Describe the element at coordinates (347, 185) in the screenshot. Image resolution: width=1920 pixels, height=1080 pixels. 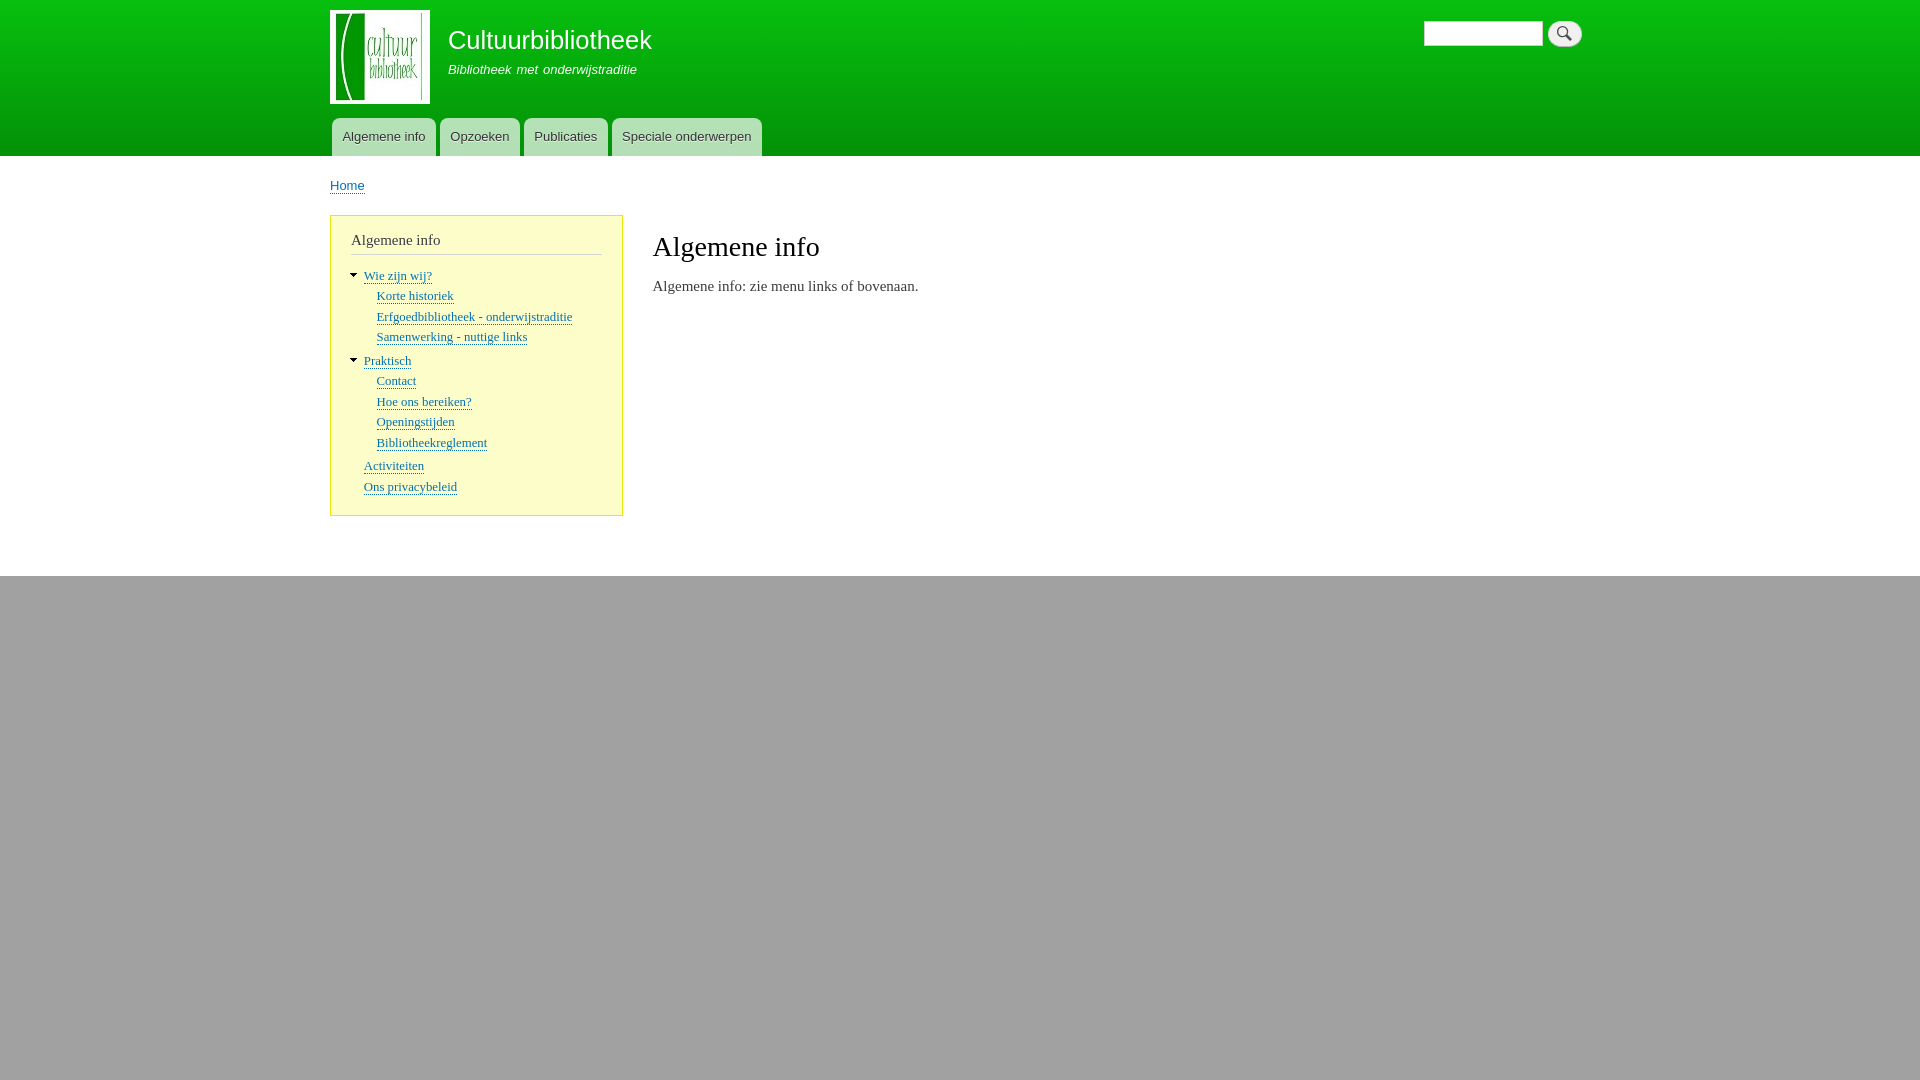
I see `'Home'` at that location.